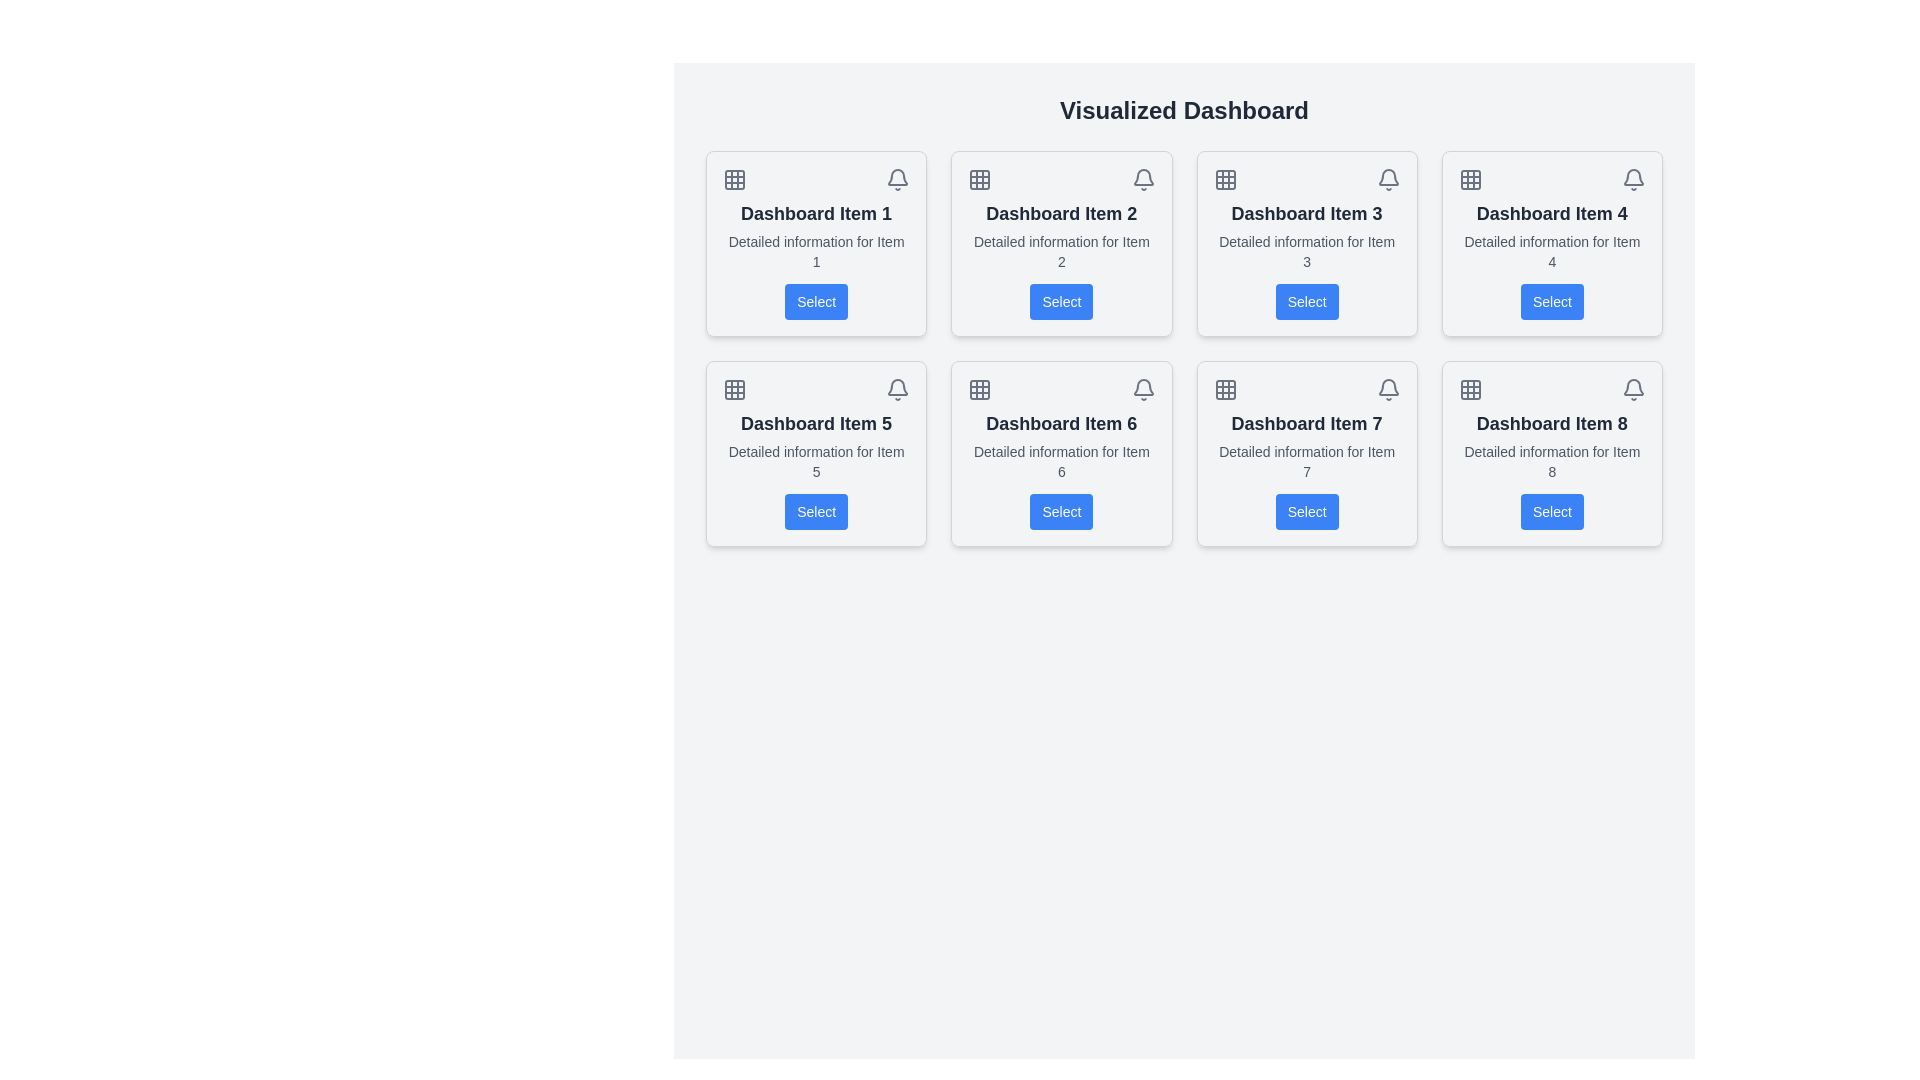 The image size is (1920, 1080). Describe the element at coordinates (1470, 180) in the screenshot. I see `the square-shaped icon with rounded corners that features a bold grid-like 3x3 arrangement, located in the upper-left corner of the fourth dashboard item card` at that location.